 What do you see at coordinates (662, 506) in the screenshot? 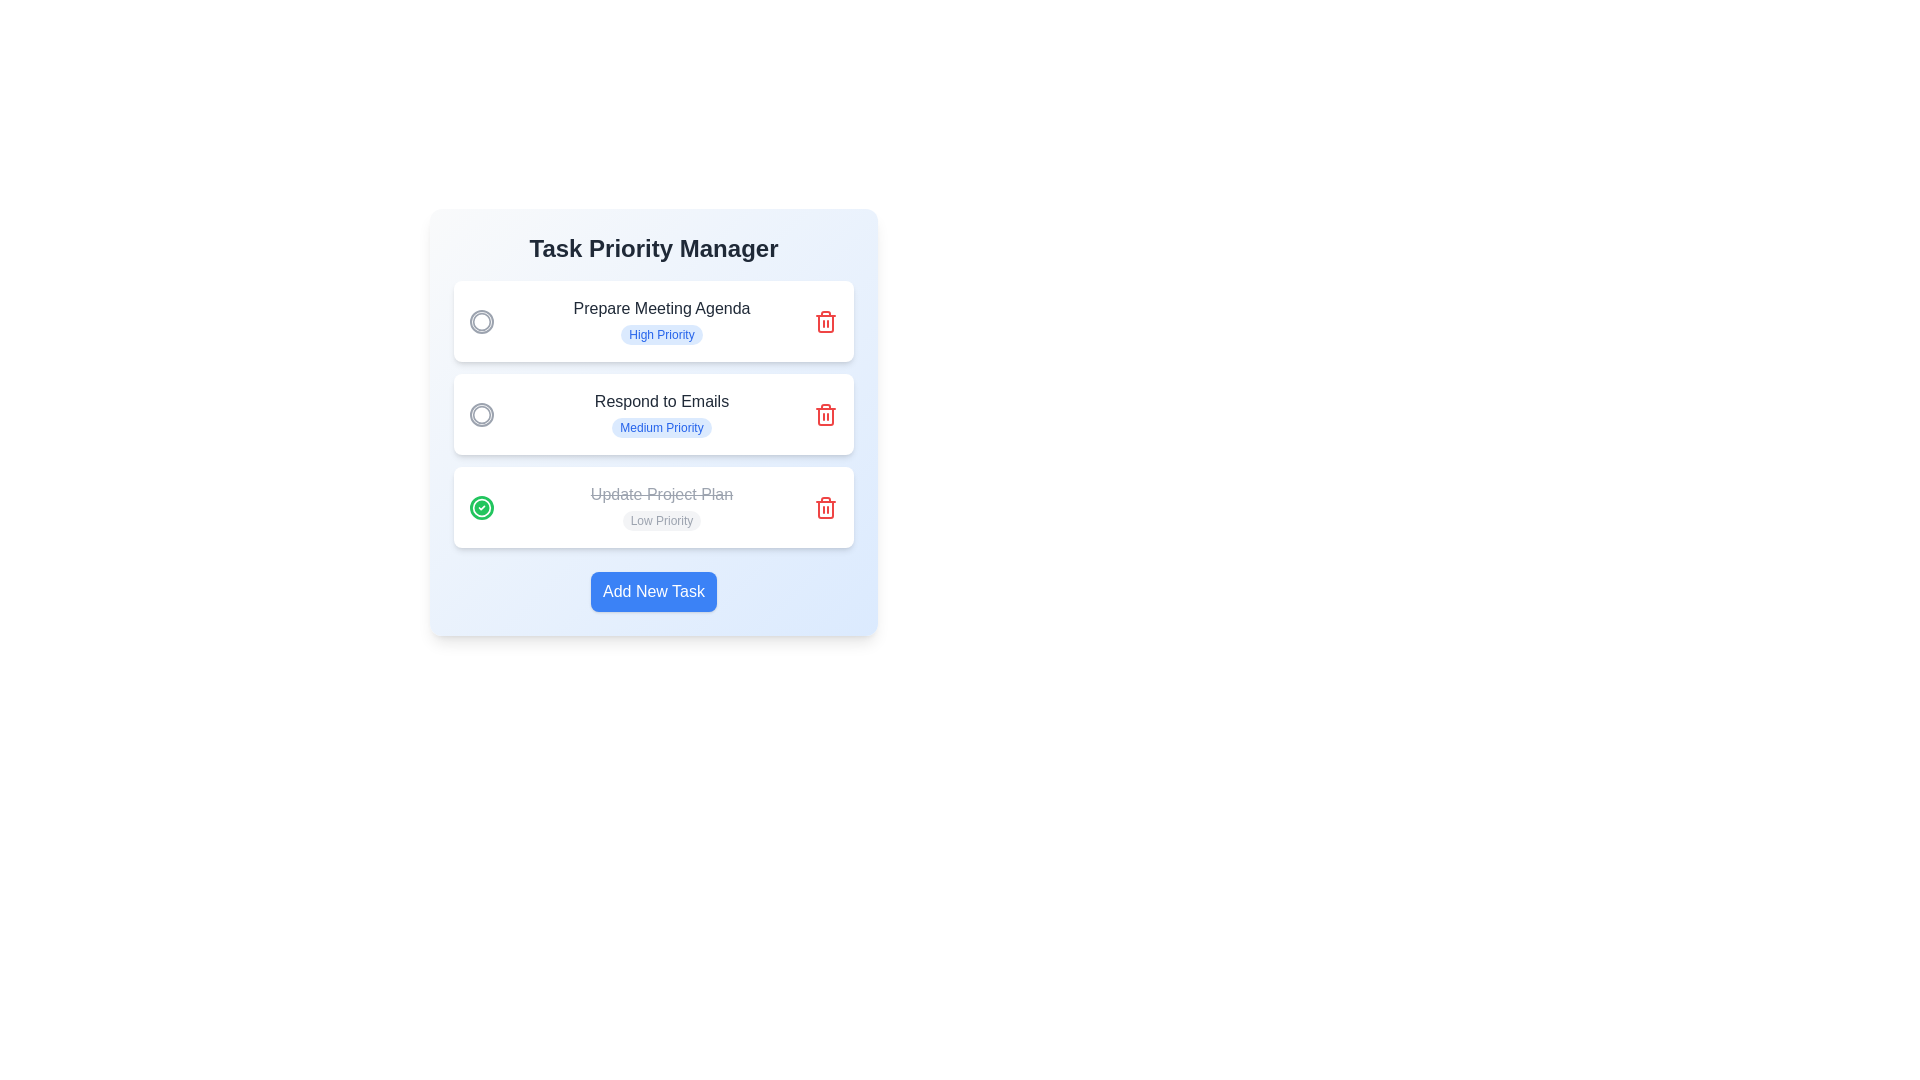
I see `the completed task entry in the task list that is visually represented with a strikethrough, located between 'Respond to Emails' and 'Add New Task' to associate it with other components` at bounding box center [662, 506].